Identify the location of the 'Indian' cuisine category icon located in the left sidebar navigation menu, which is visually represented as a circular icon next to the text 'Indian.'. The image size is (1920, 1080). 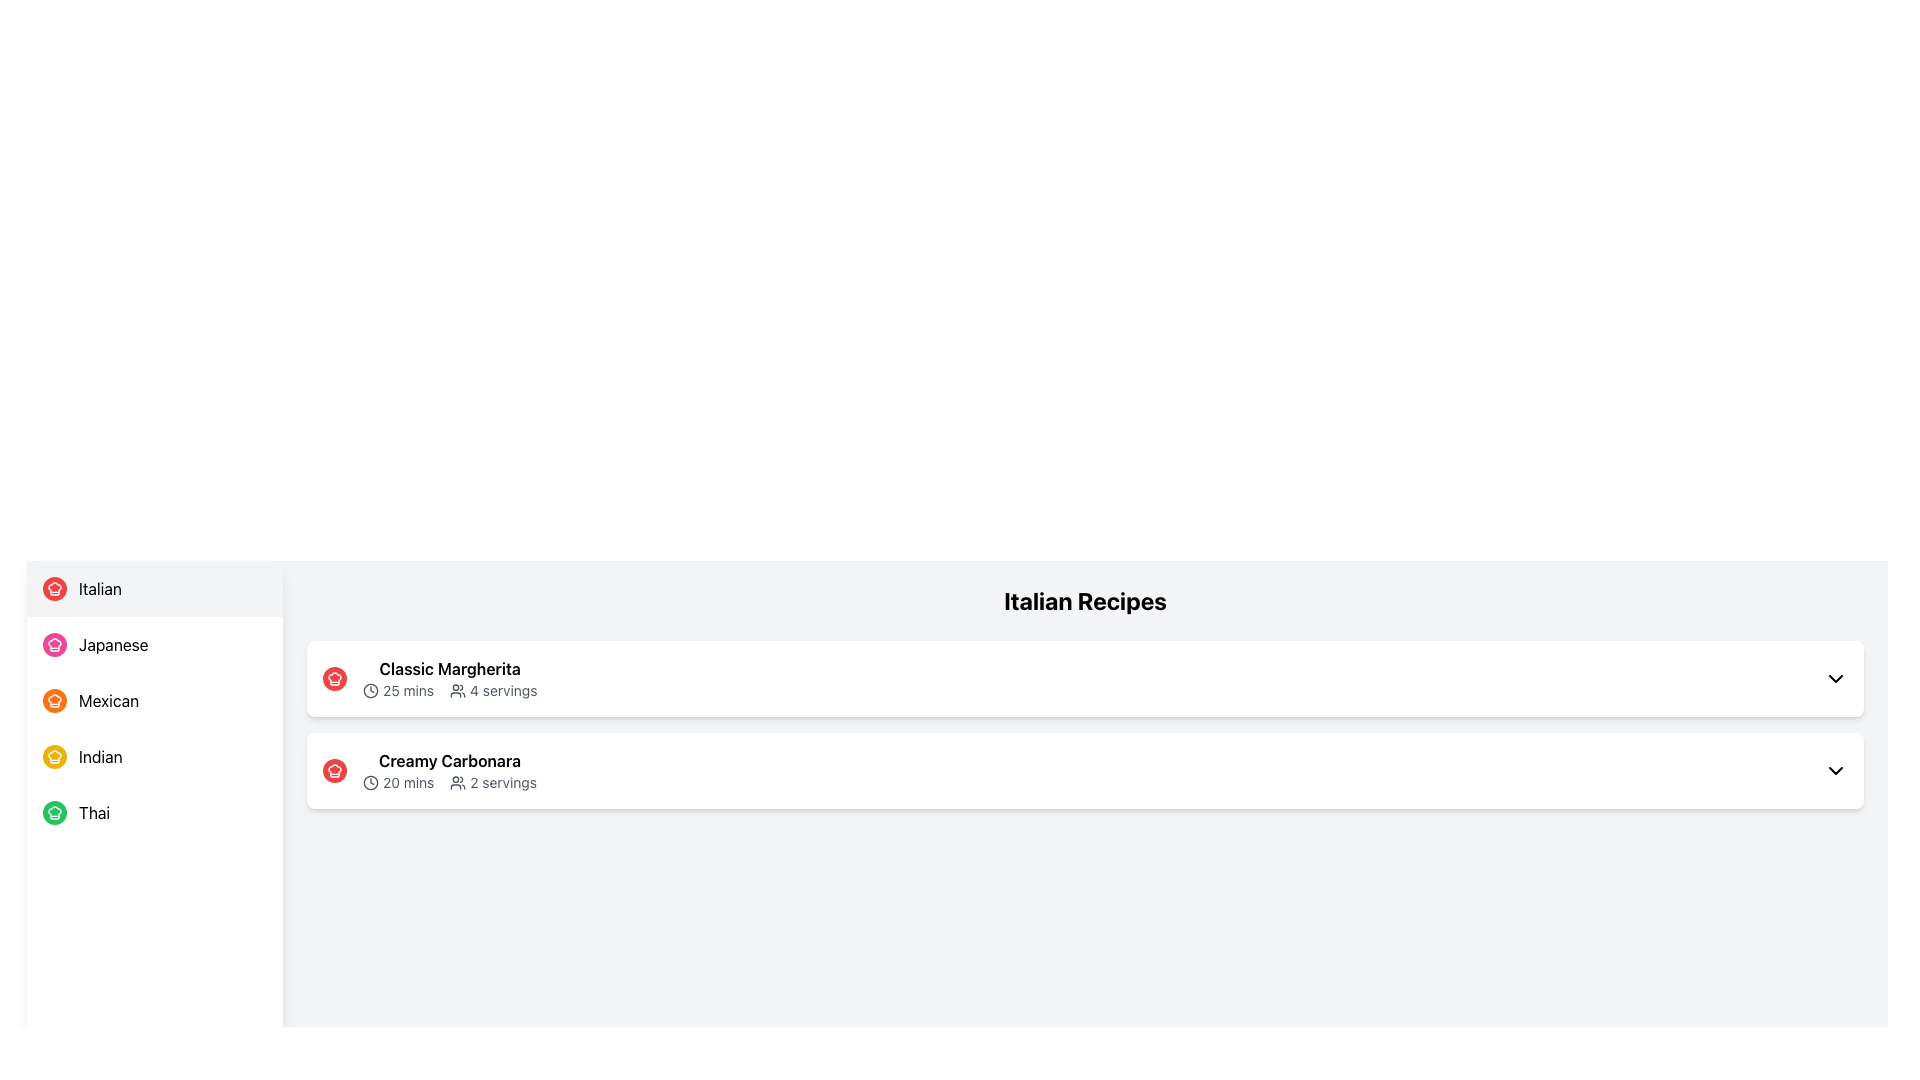
(54, 756).